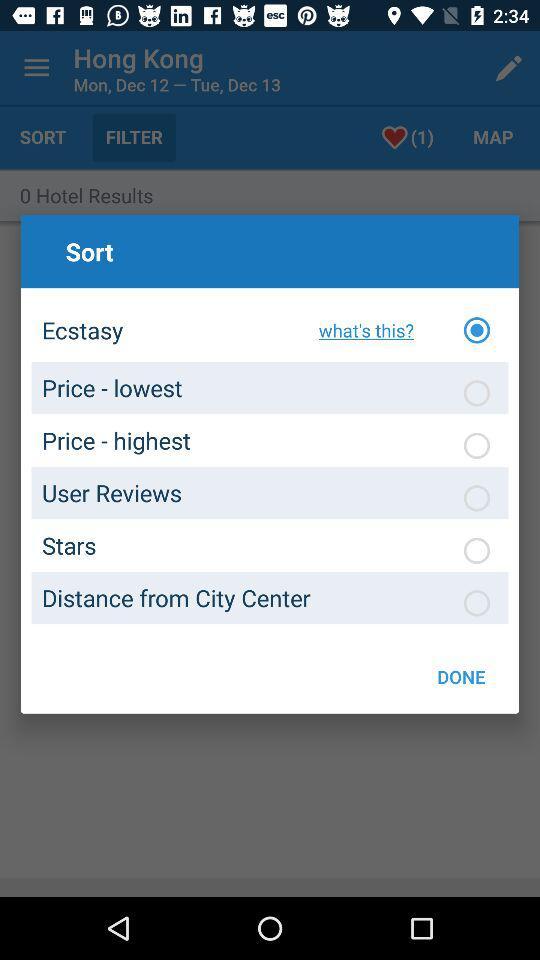  Describe the element at coordinates (475, 392) in the screenshot. I see `price-lowest option` at that location.